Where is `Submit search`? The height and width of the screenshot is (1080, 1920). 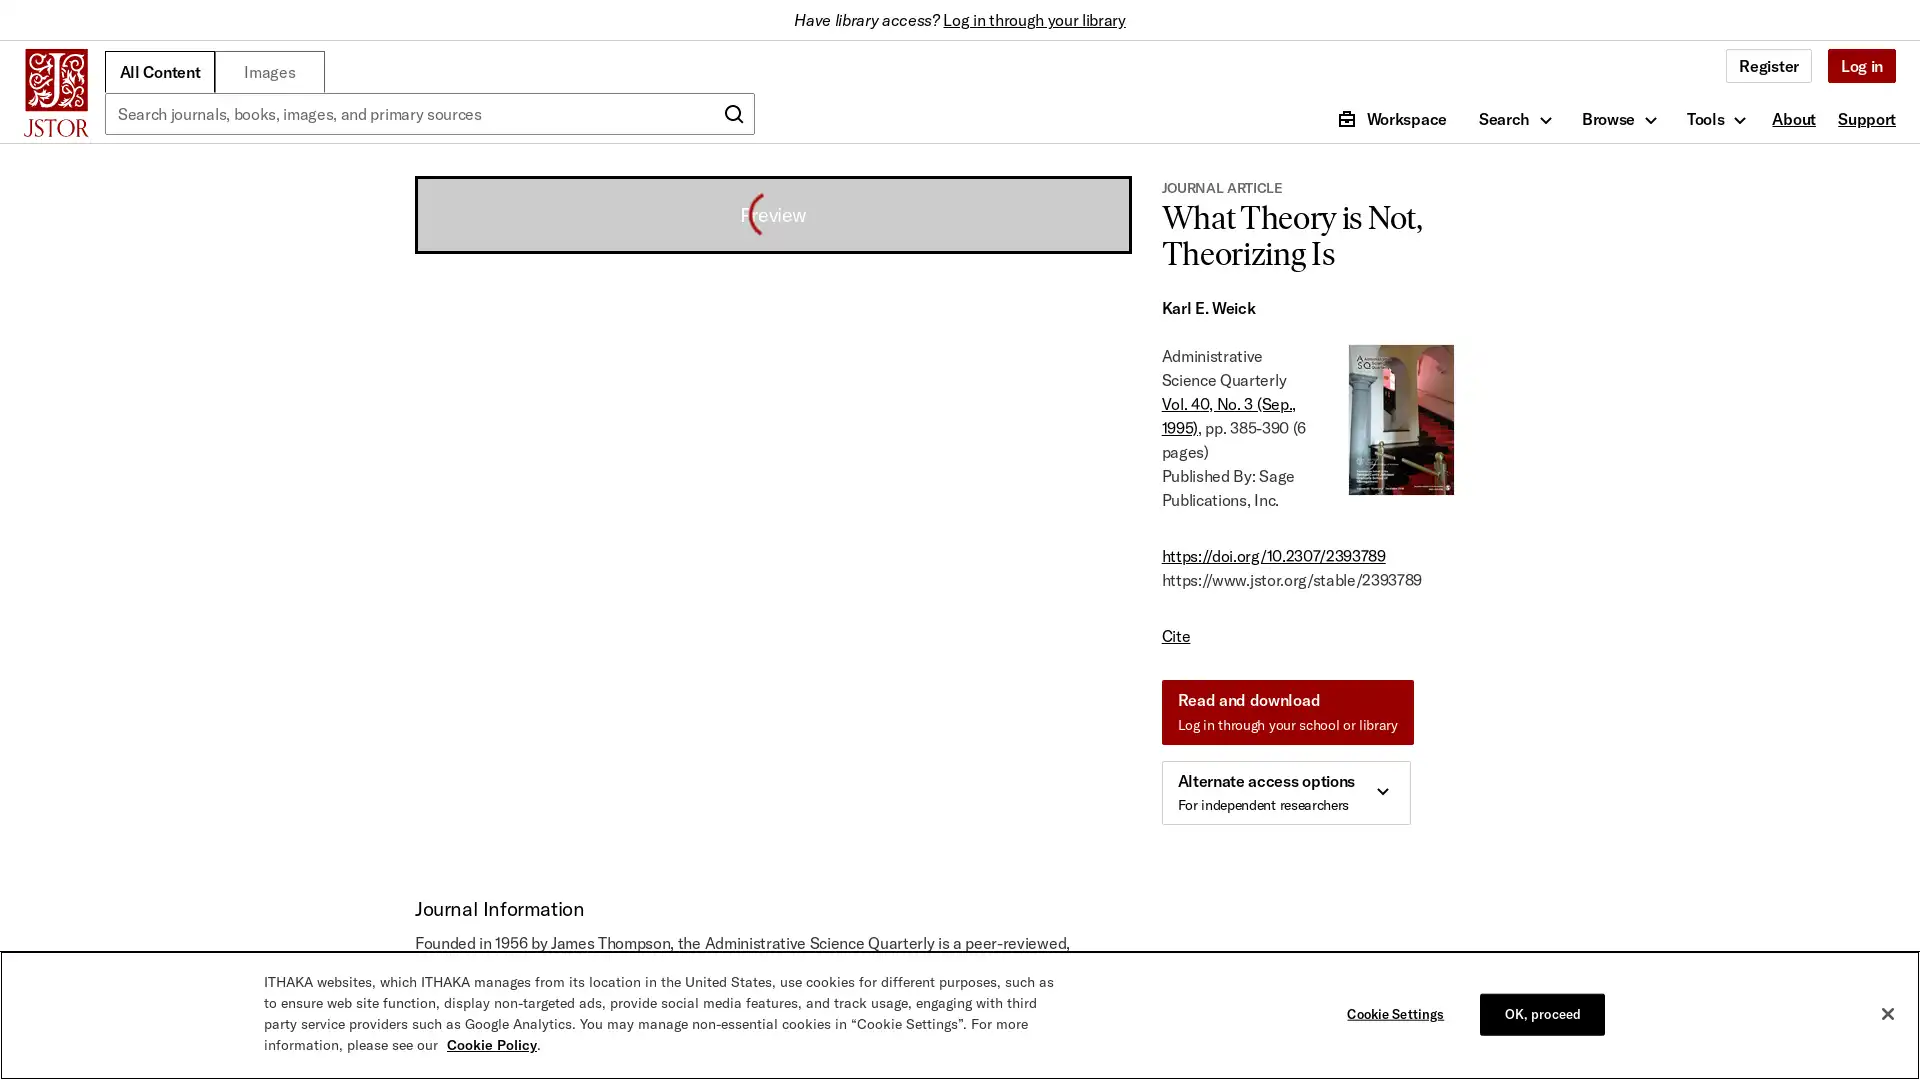
Submit search is located at coordinates (733, 114).